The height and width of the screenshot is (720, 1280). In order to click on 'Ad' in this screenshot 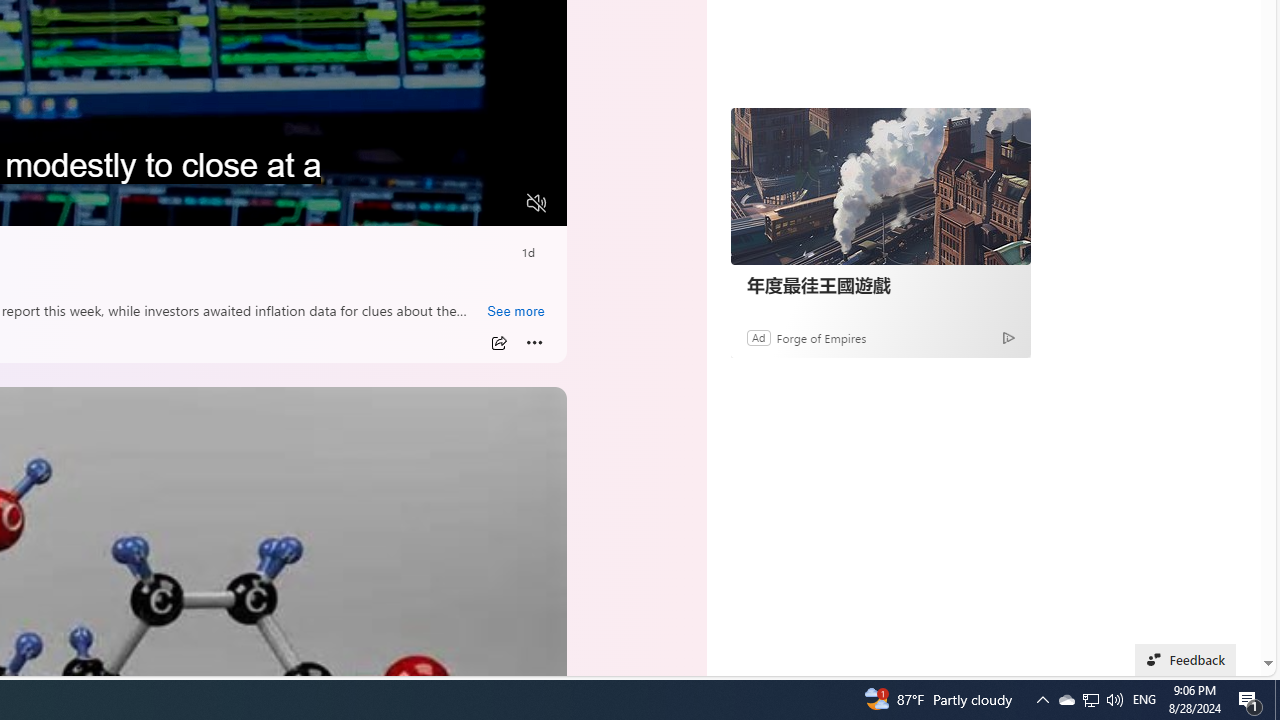, I will do `click(757, 336)`.